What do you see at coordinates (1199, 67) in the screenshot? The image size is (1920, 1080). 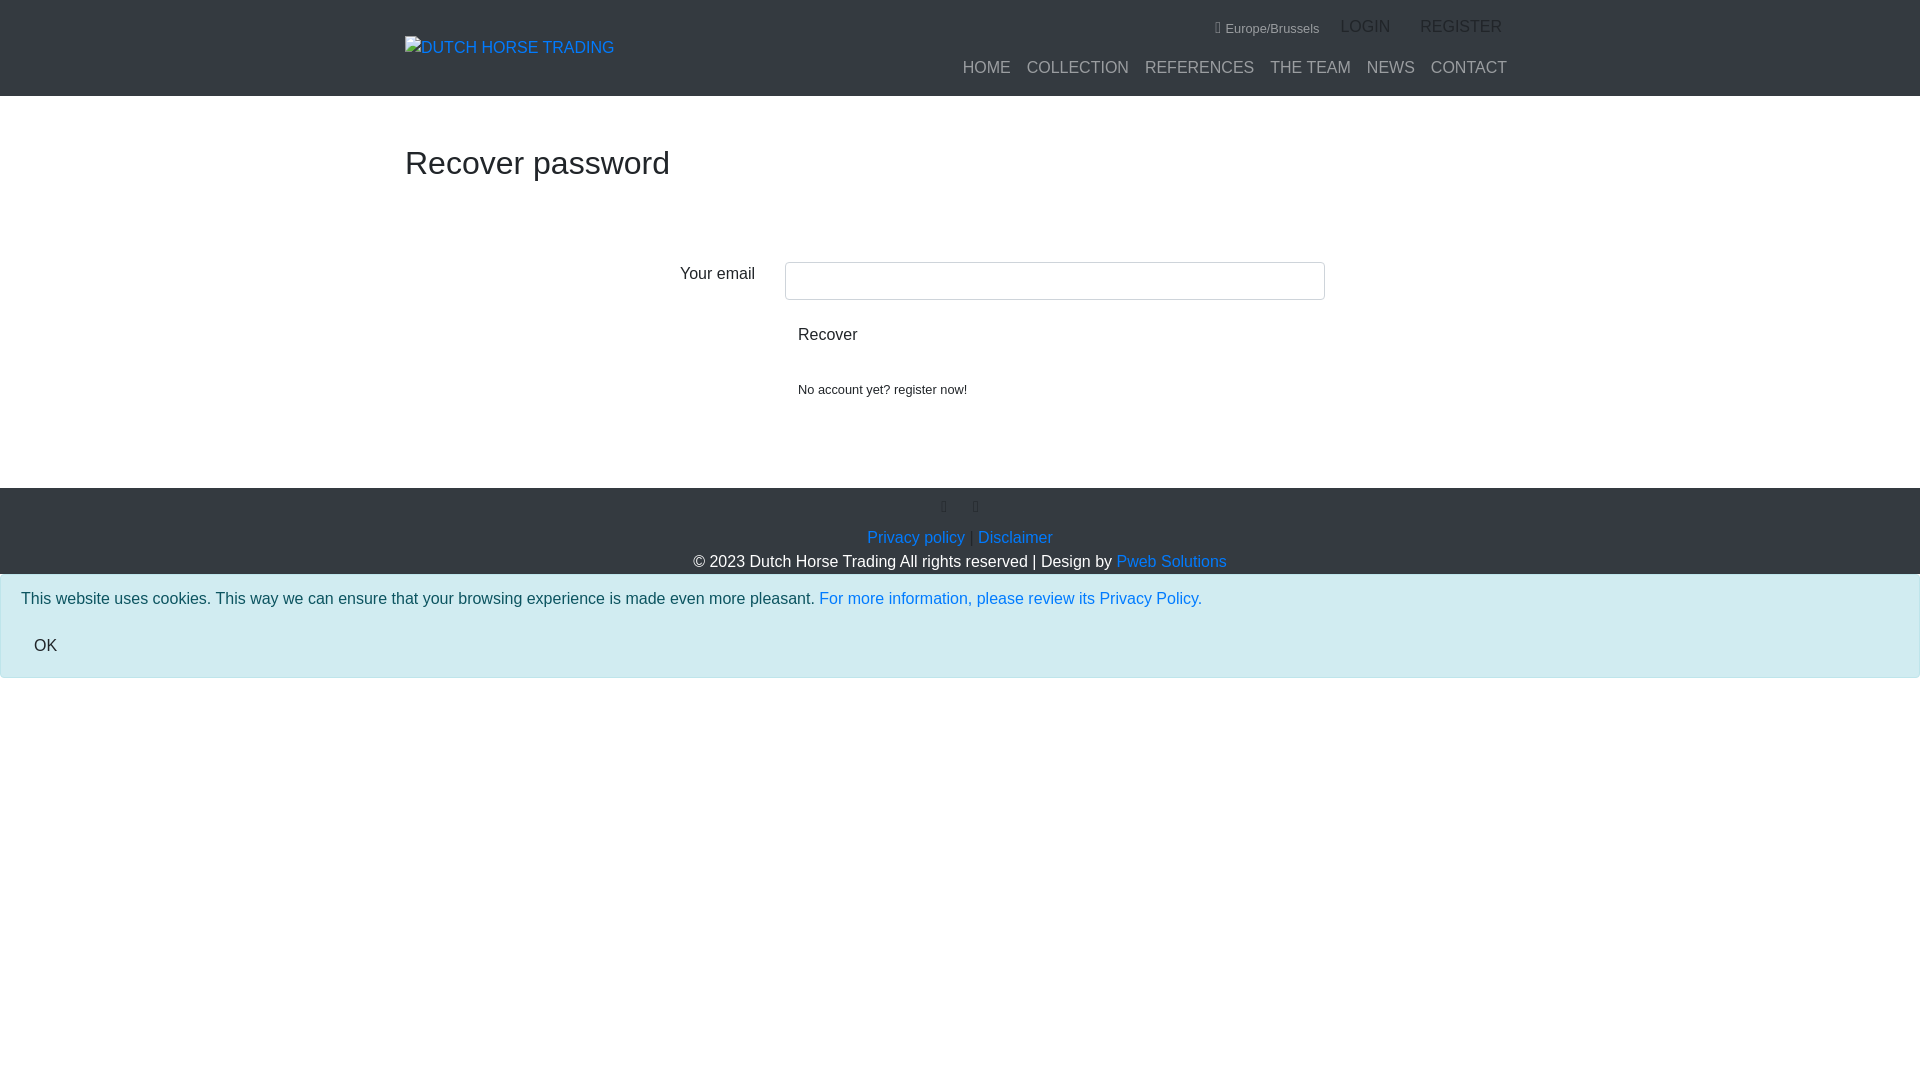 I see `'REFERENCES'` at bounding box center [1199, 67].